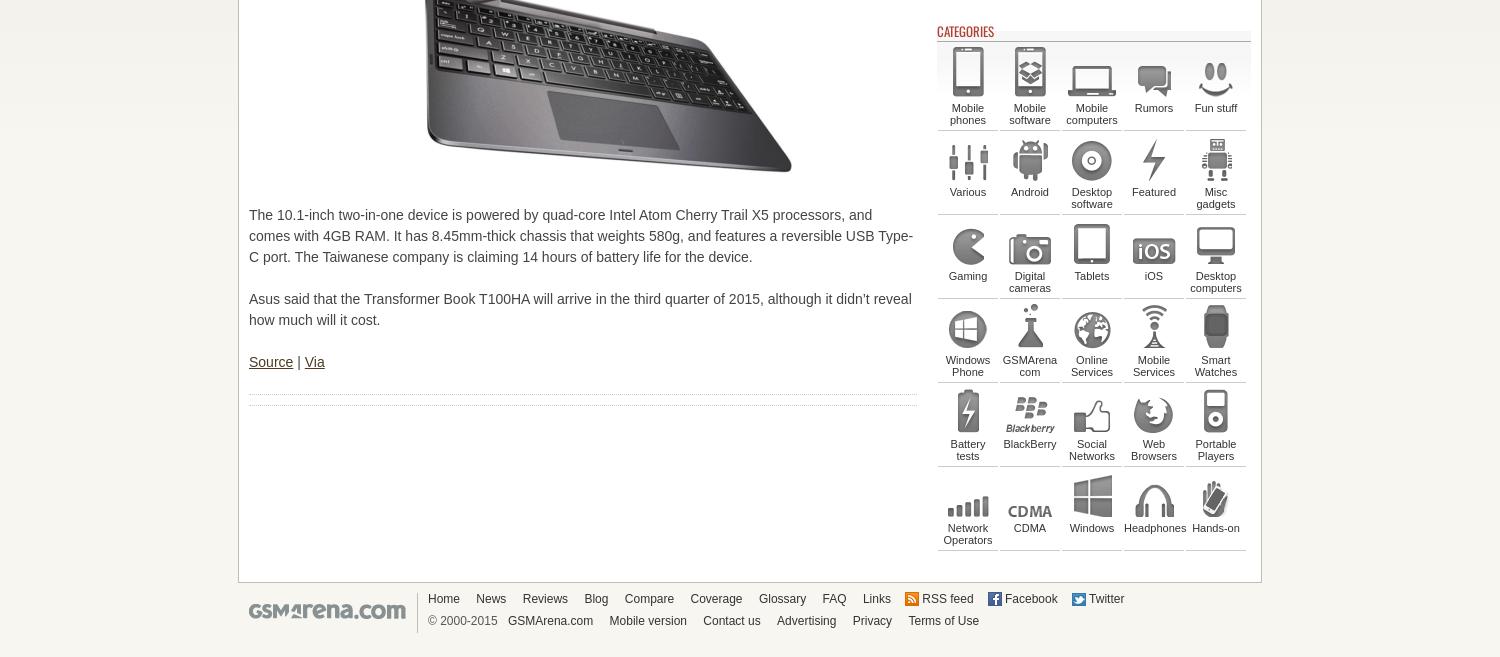 The height and width of the screenshot is (657, 1500). Describe the element at coordinates (966, 191) in the screenshot. I see `'Various'` at that location.